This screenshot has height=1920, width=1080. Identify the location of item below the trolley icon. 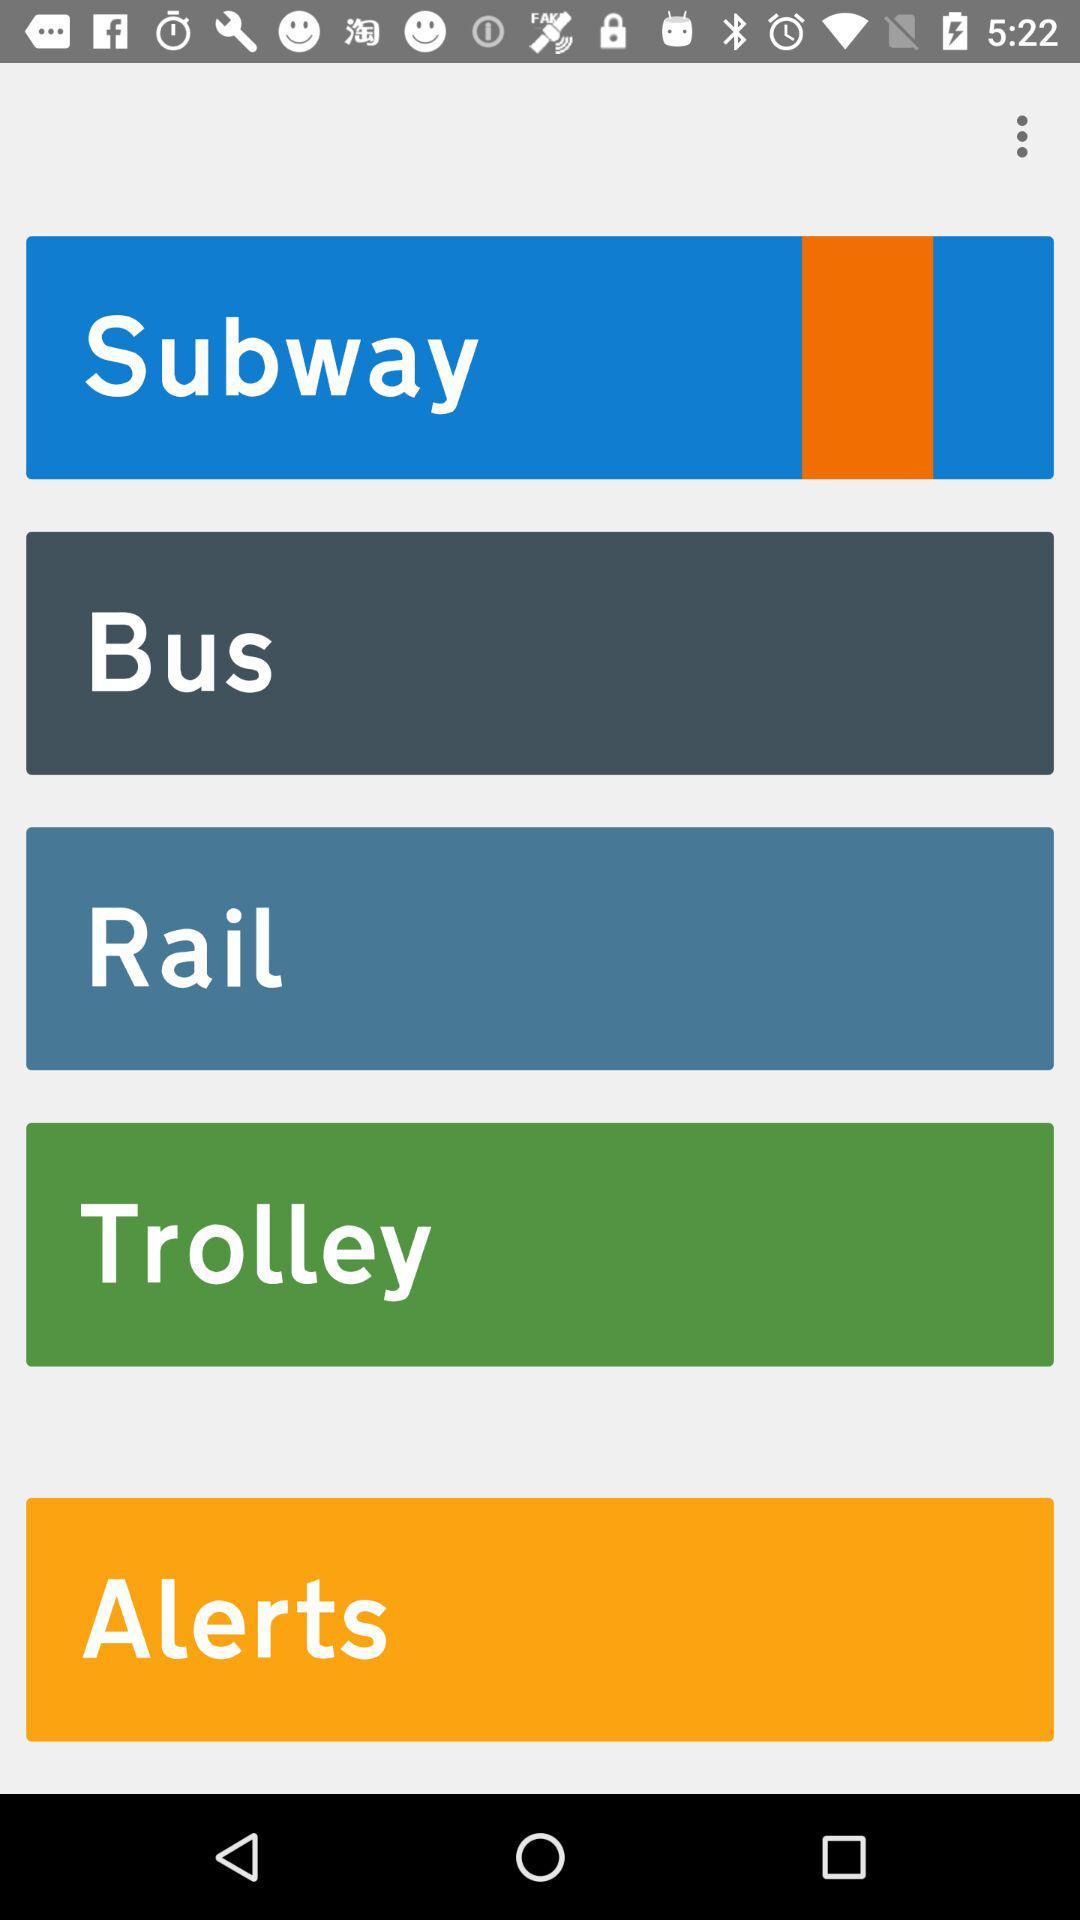
(540, 1619).